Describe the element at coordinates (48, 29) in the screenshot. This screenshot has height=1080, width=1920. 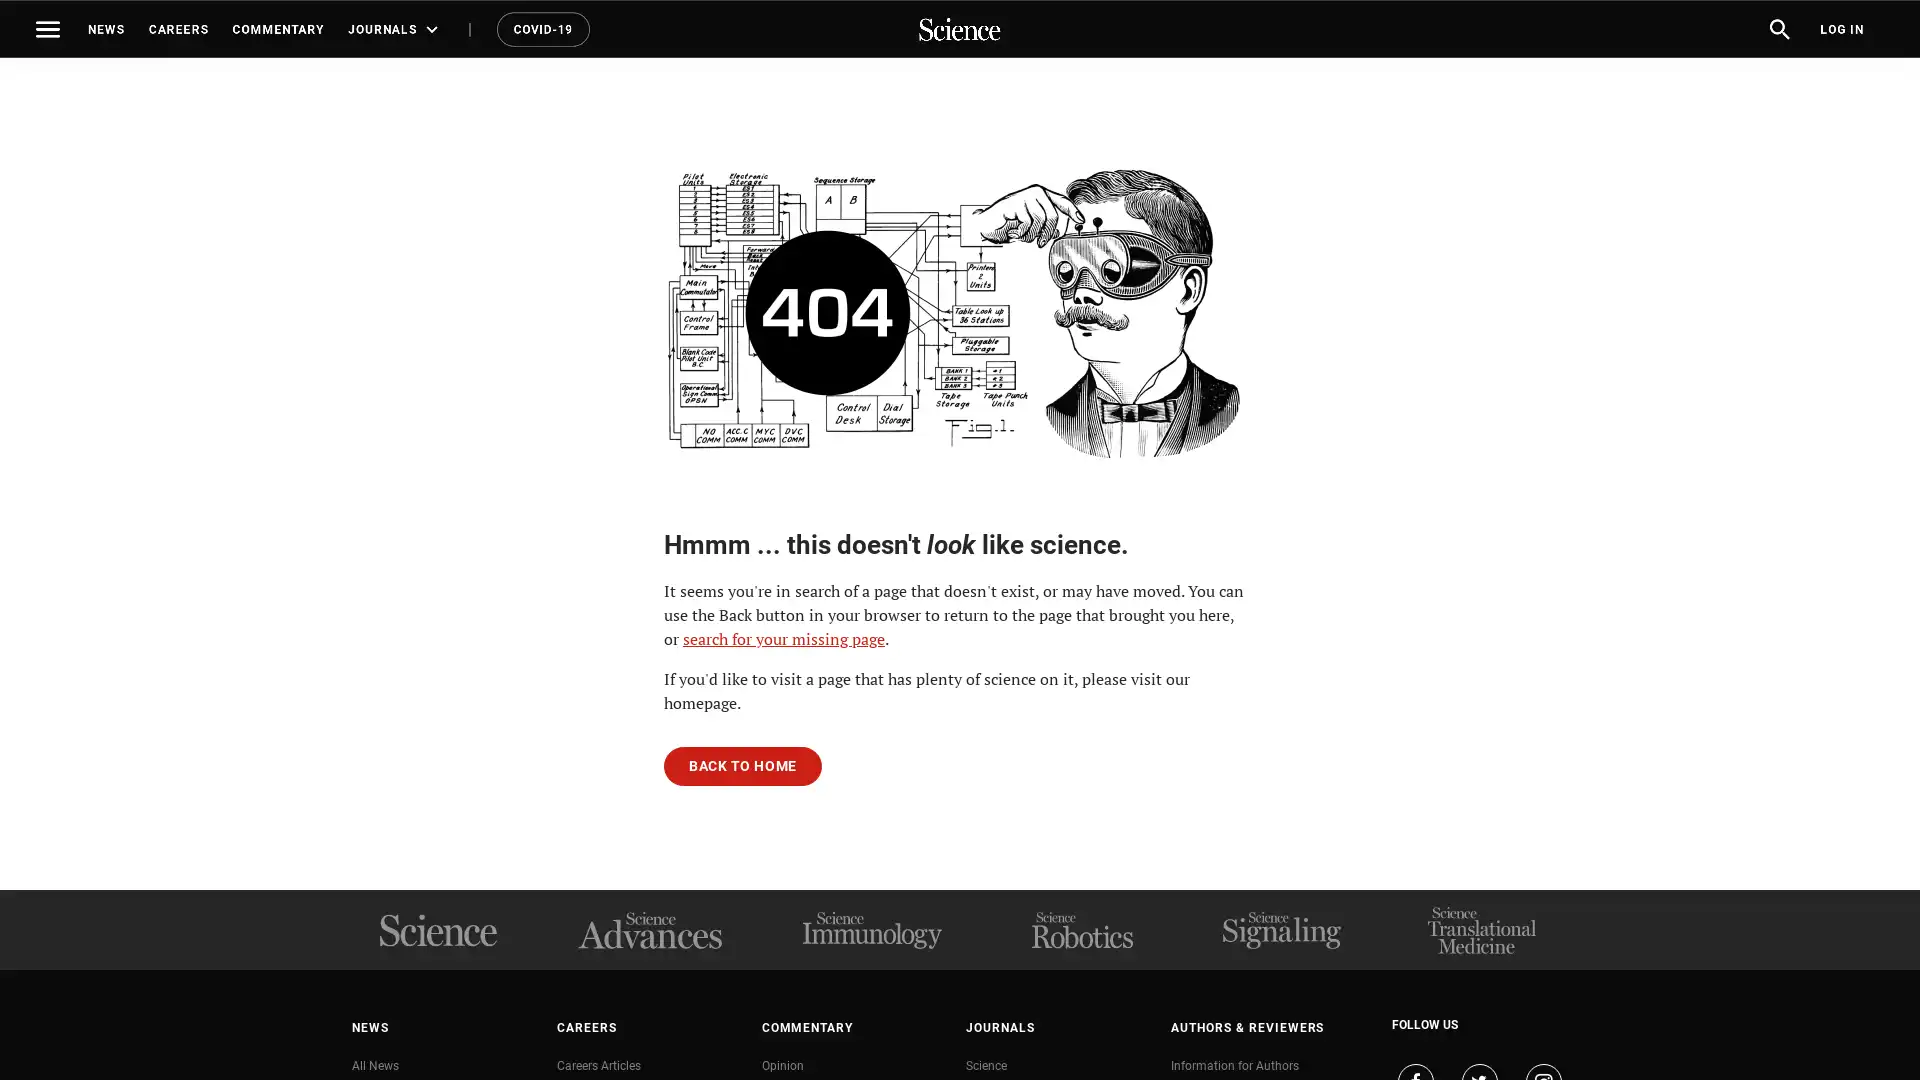
I see `Toggle navigation` at that location.